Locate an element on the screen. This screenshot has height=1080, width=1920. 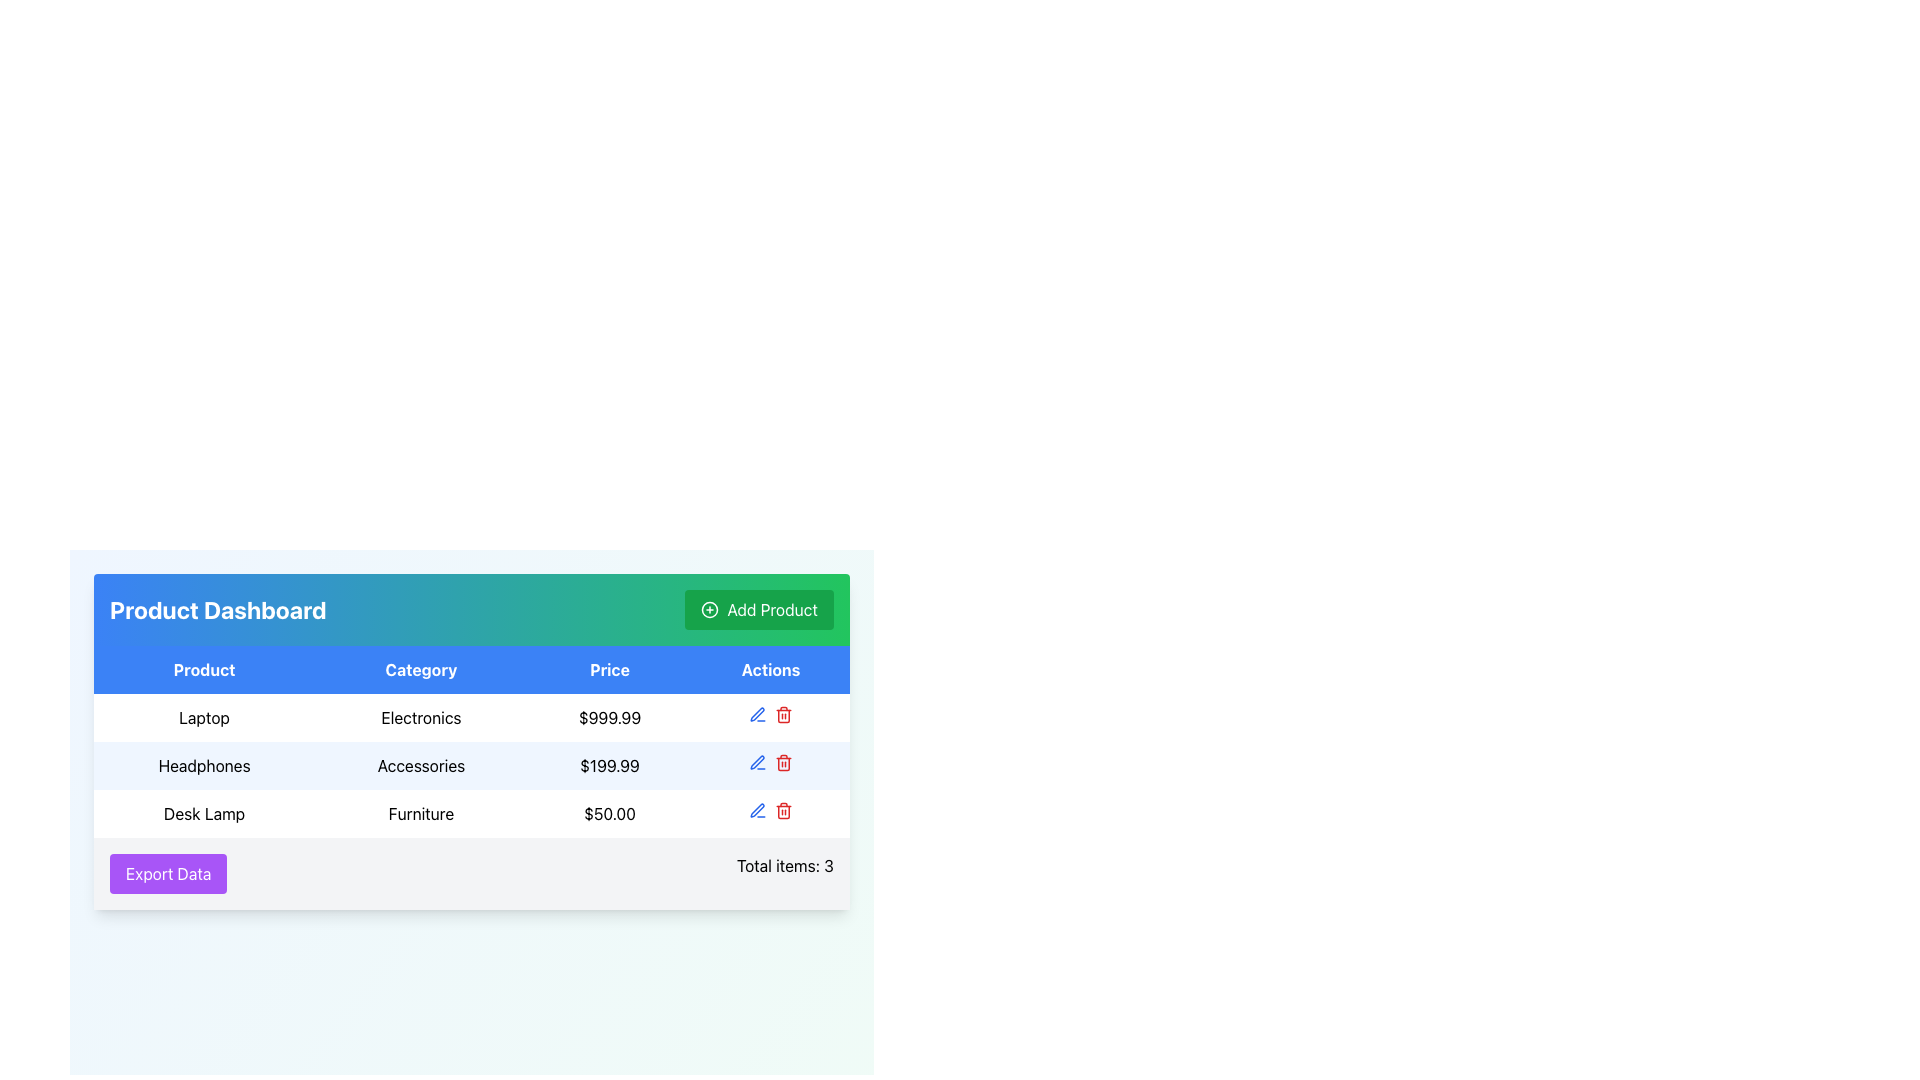
text from the label displaying the word 'Laptop', which is located in the first column of the second row of the table under the 'Product' header is located at coordinates (204, 716).